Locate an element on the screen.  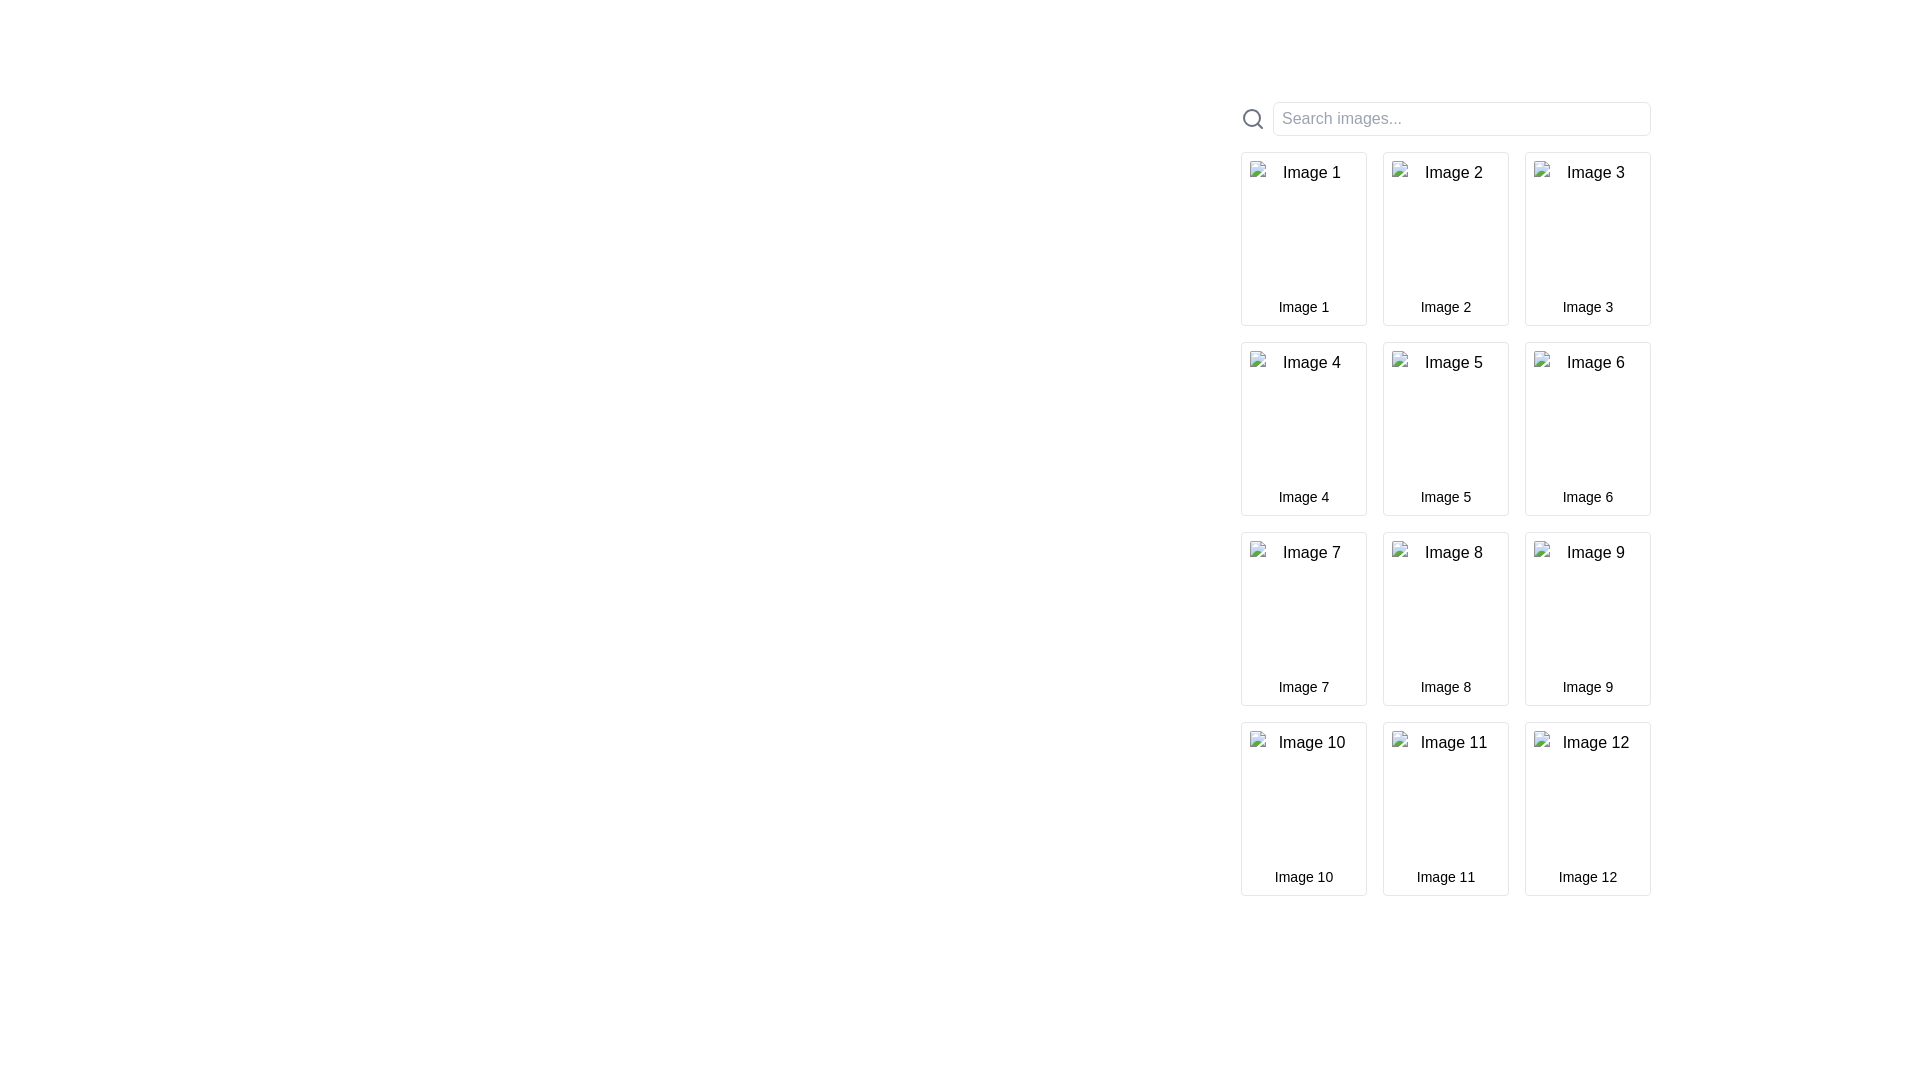
the circular part of the magnifying glass icon located to the left of the input field at the top of the interface is located at coordinates (1251, 118).